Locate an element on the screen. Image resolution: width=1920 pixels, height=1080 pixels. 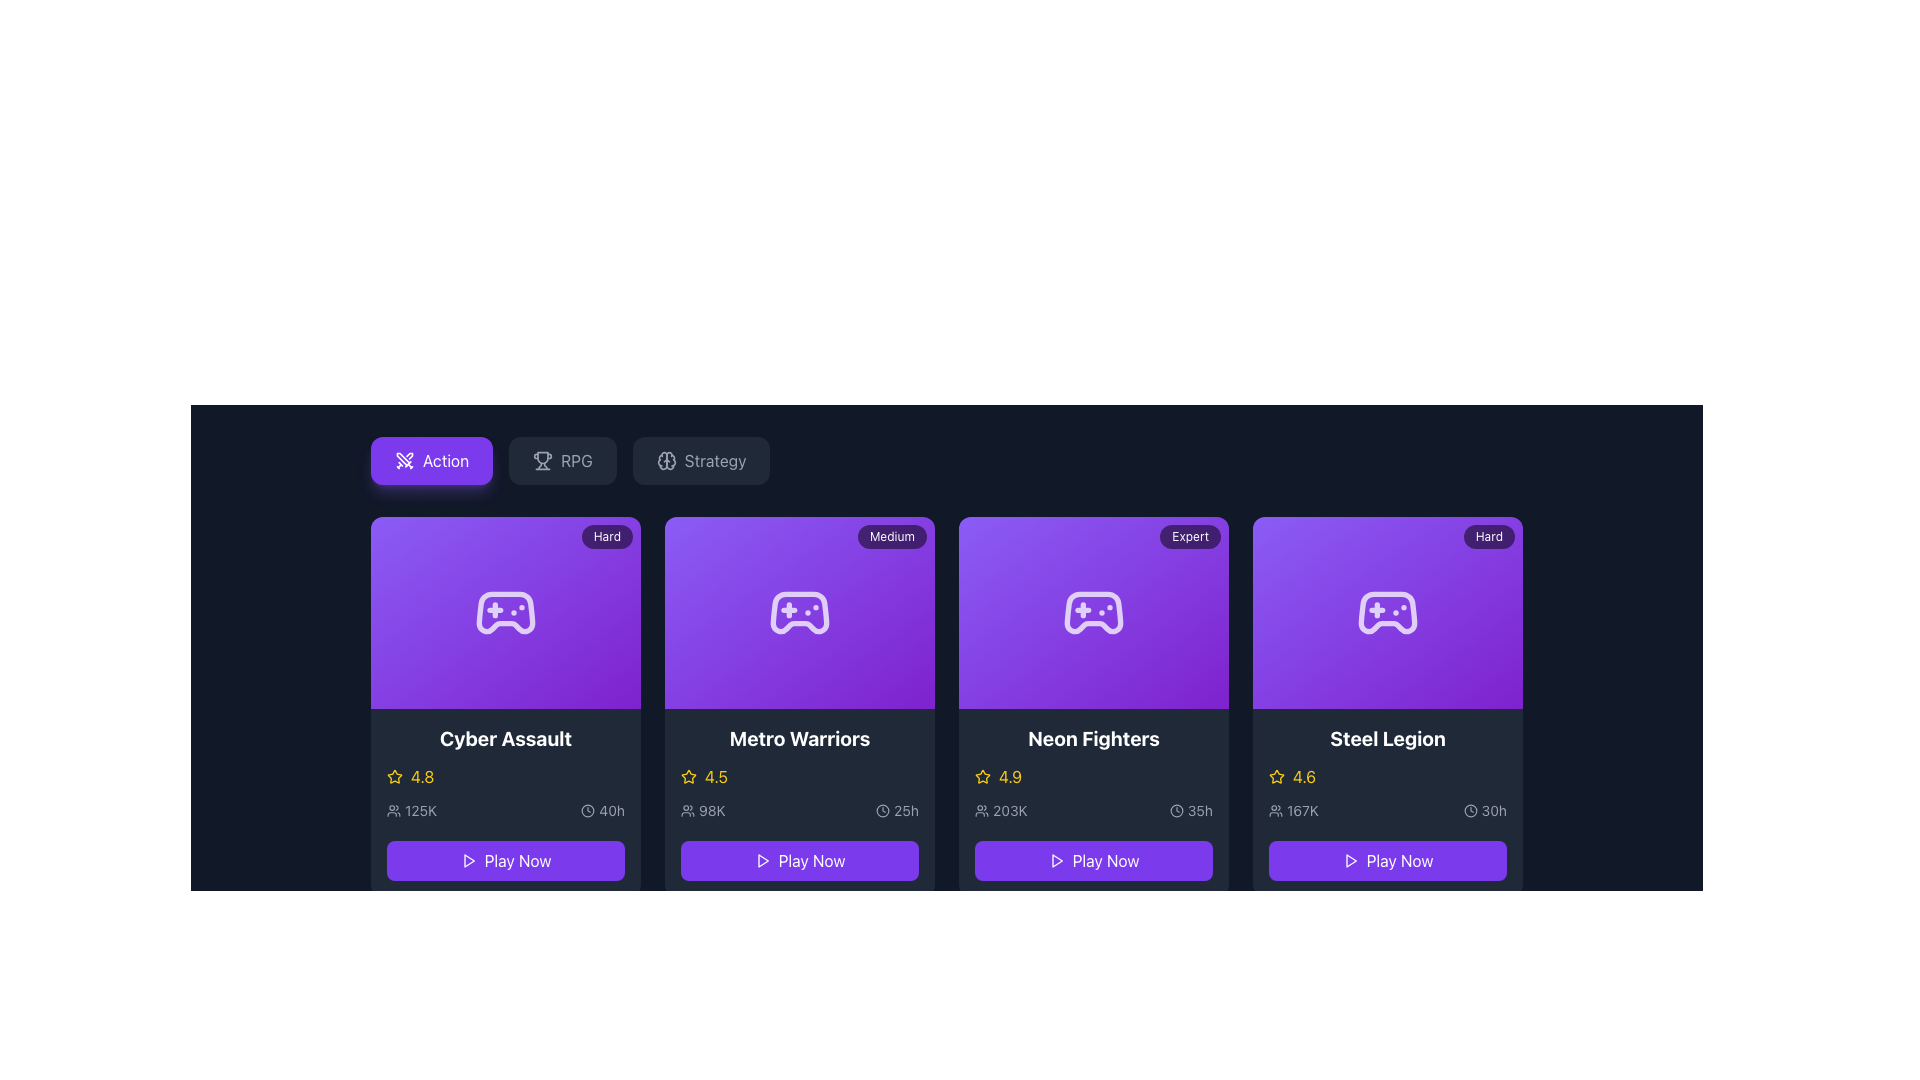
the user group icon located to the left of the '125K' text, which is styled in a simple line-based design and presented in white on a dark background is located at coordinates (393, 810).